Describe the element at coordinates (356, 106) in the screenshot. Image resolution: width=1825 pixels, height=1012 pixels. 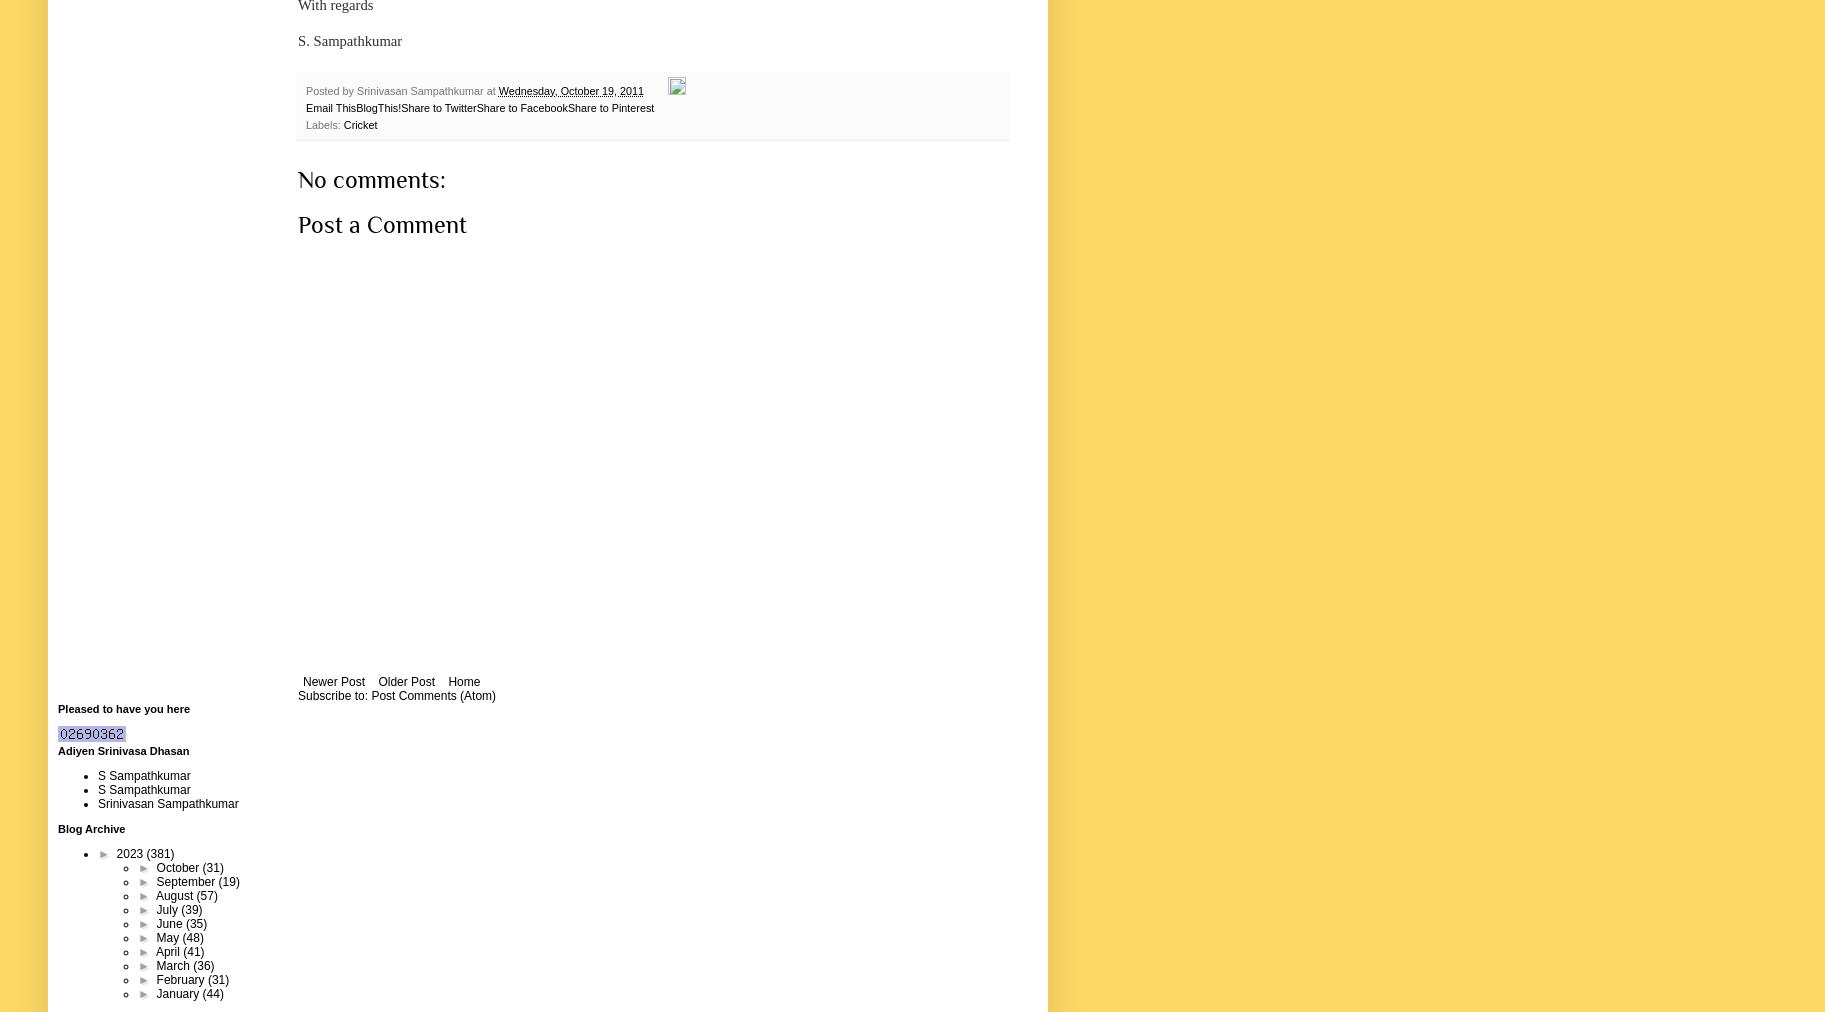
I see `'BlogThis!'` at that location.